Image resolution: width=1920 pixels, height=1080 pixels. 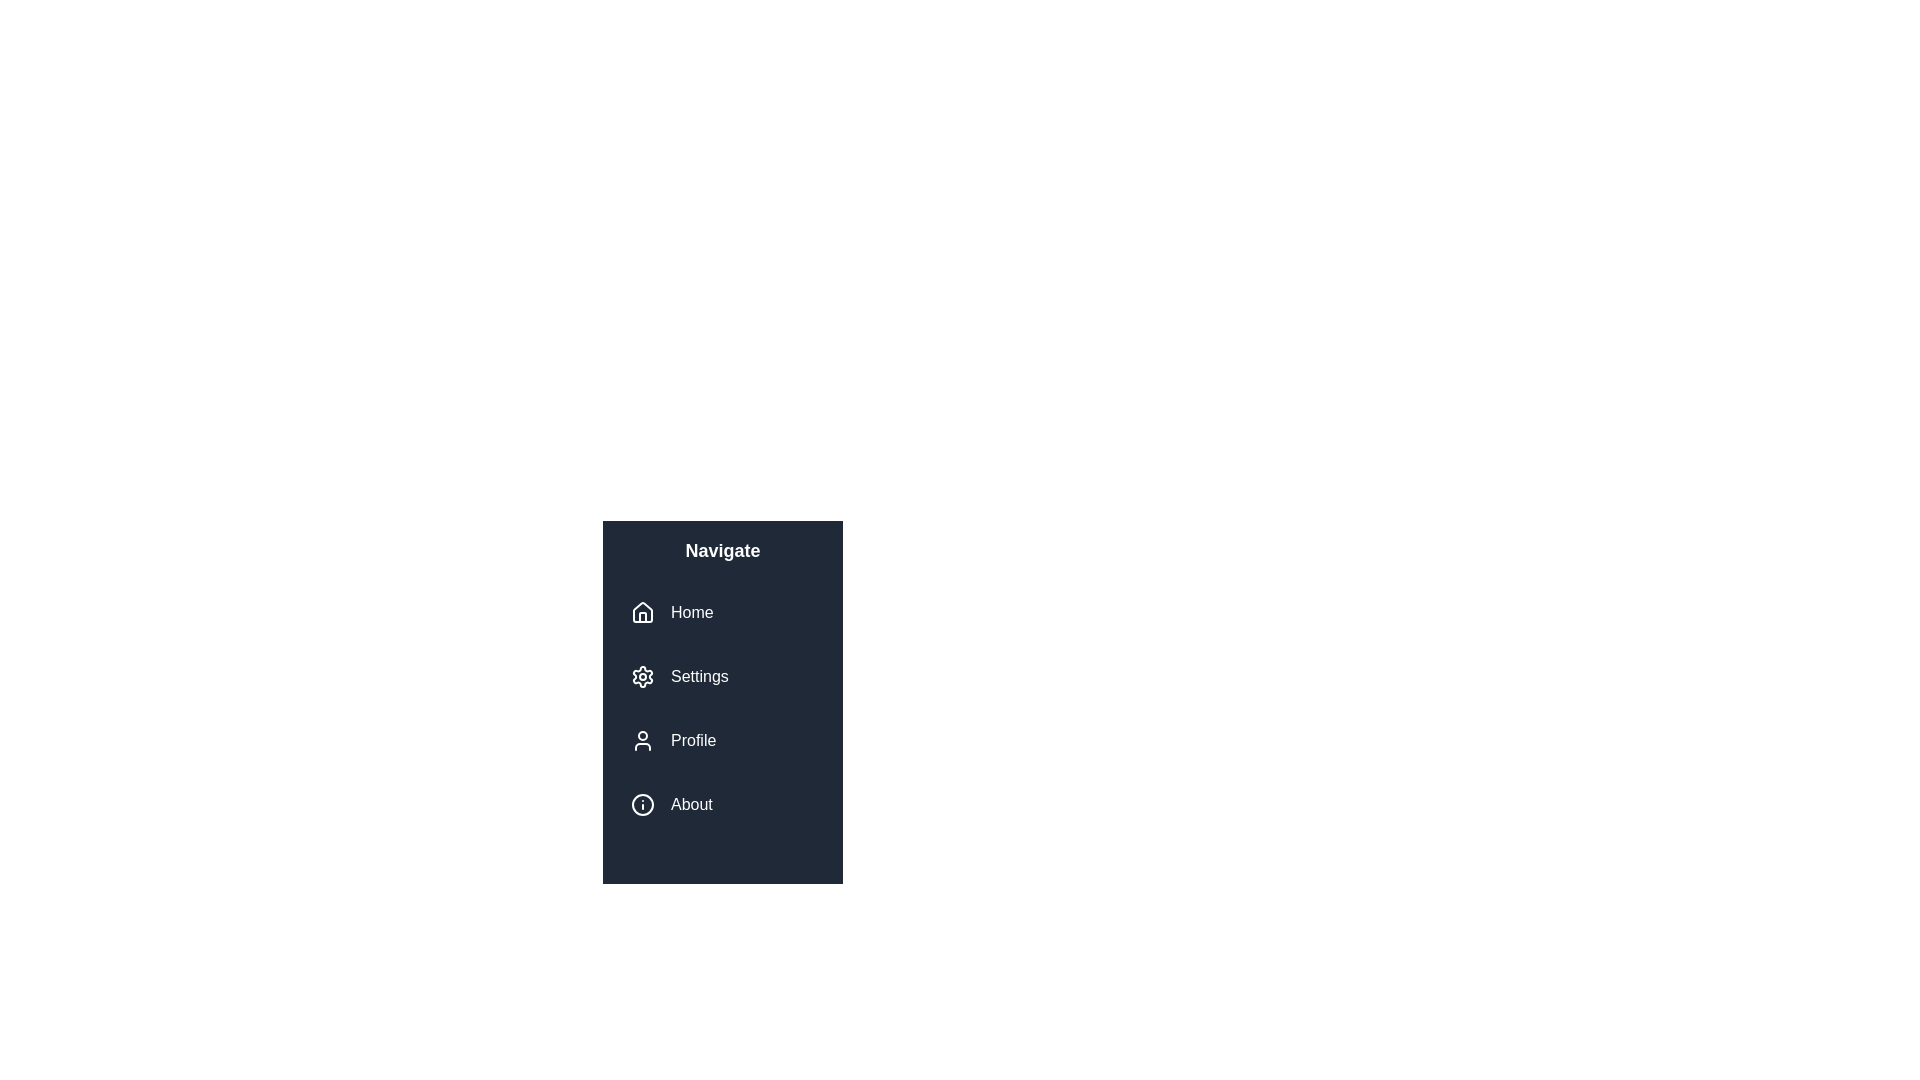 I want to click on the cogwheel icon representing settings in the navigation menu, located in the second position from the top, so click(x=643, y=676).